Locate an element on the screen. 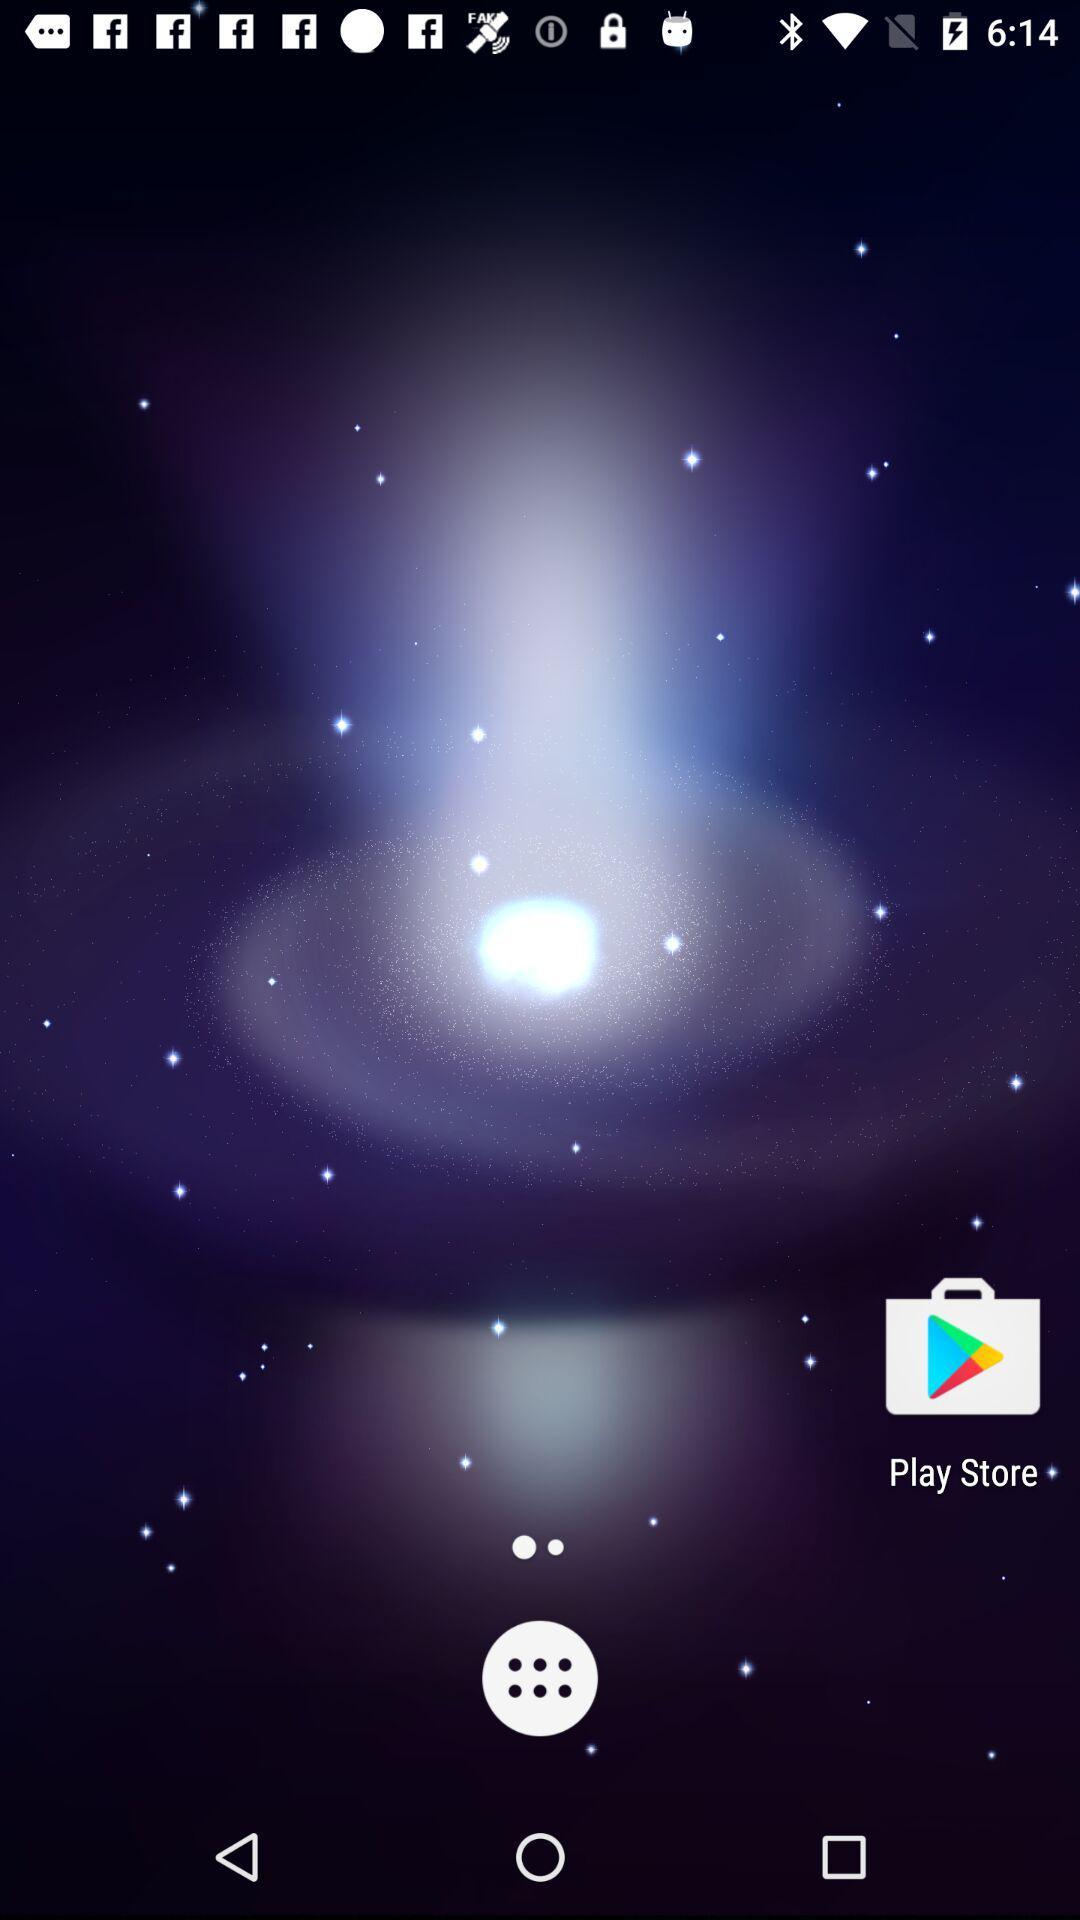 The height and width of the screenshot is (1920, 1080). the label icon is located at coordinates (42, 44).